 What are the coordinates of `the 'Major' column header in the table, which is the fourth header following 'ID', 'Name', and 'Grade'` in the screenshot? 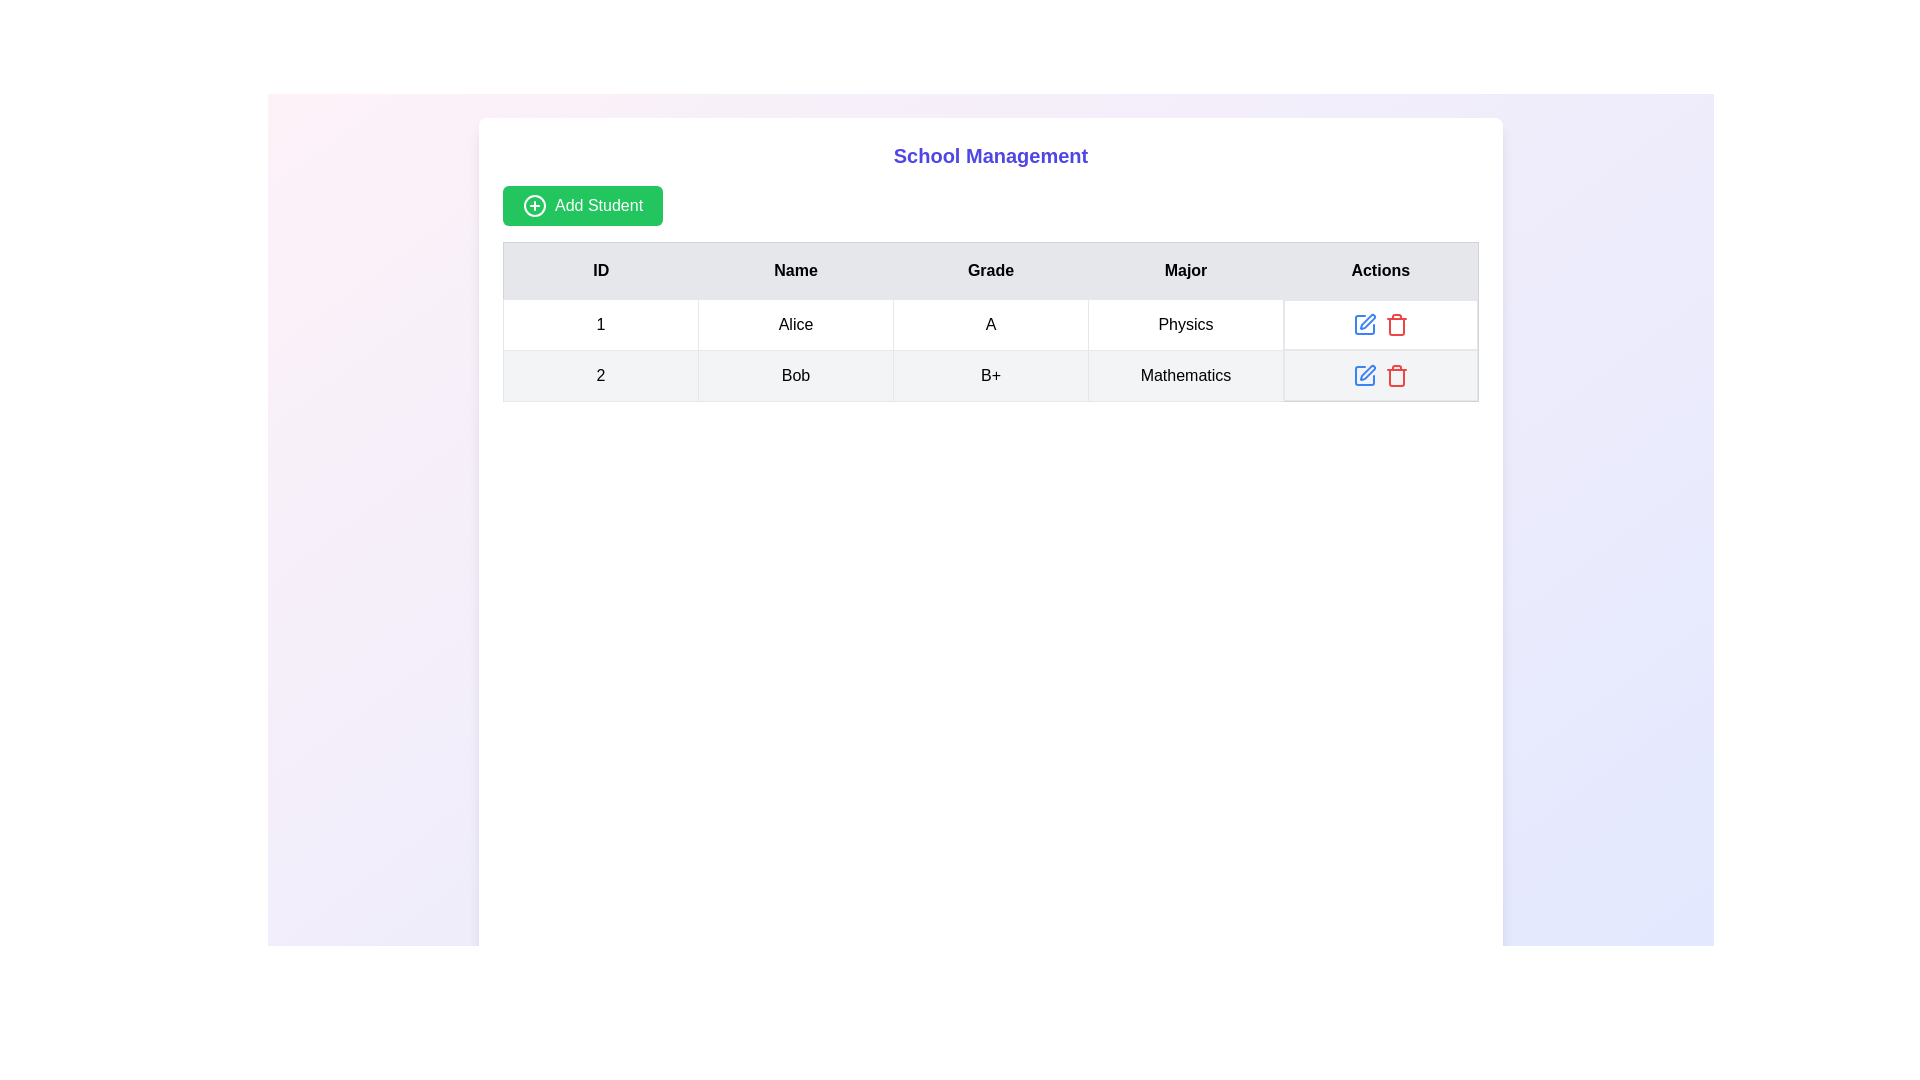 It's located at (1185, 270).